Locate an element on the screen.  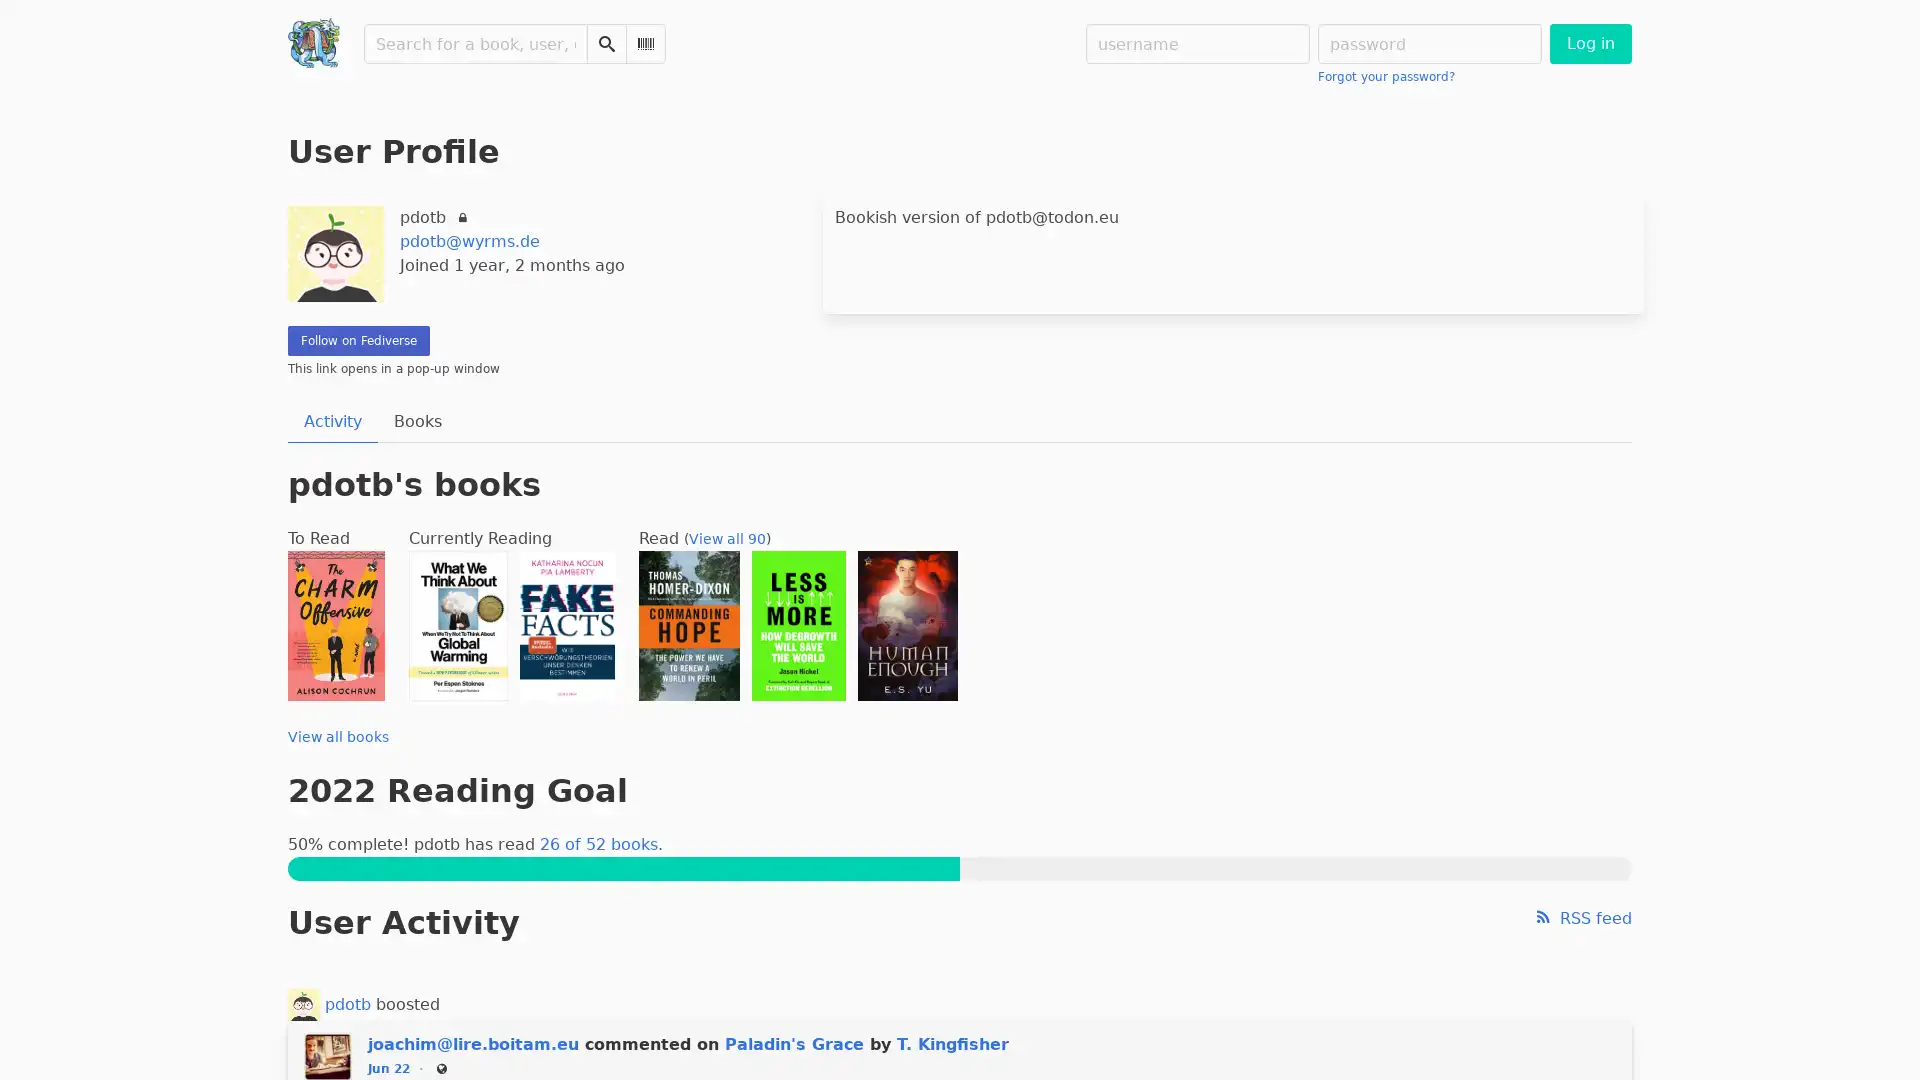
Search is located at coordinates (605, 43).